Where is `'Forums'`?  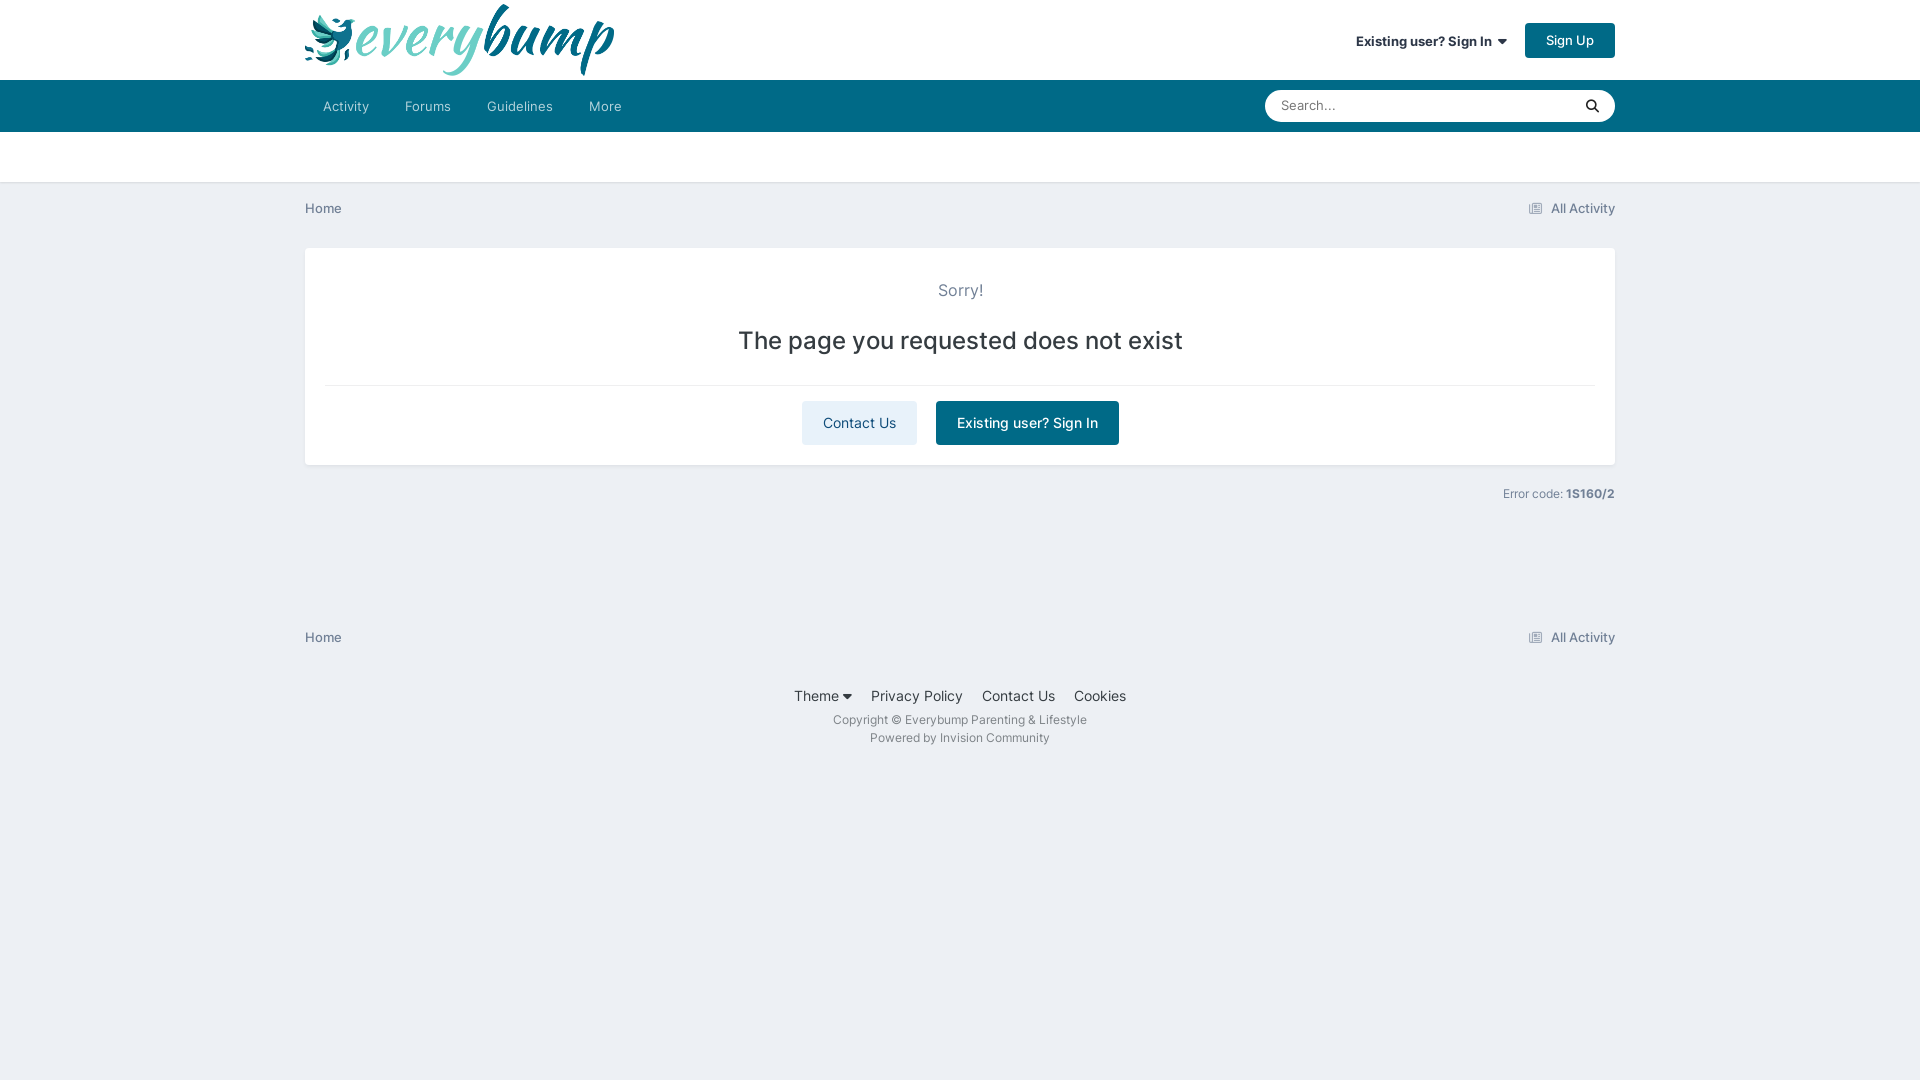 'Forums' is located at coordinates (426, 105).